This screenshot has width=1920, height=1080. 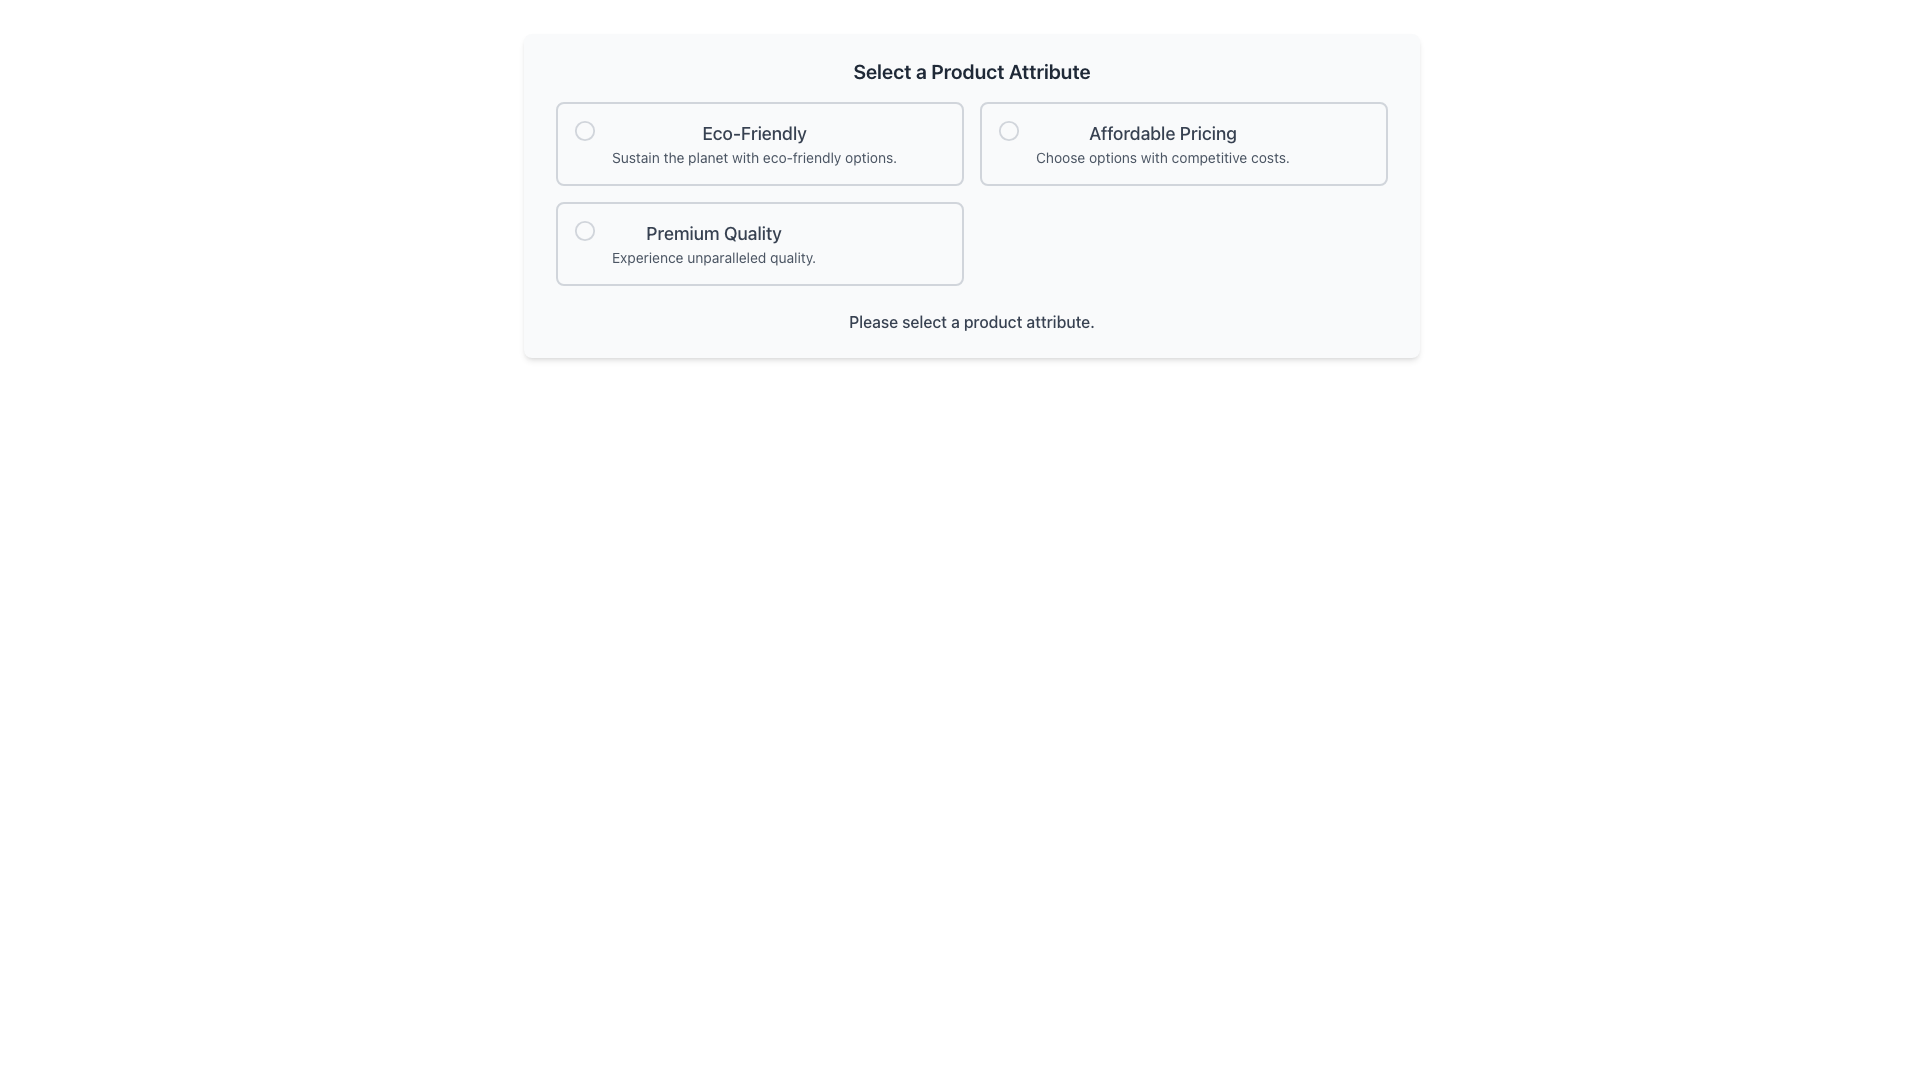 What do you see at coordinates (1162, 157) in the screenshot?
I see `the text paragraph styled in smaller gray font that reads 'Choose options with competitive costs.' located beneath the 'Affordable Pricing' heading` at bounding box center [1162, 157].